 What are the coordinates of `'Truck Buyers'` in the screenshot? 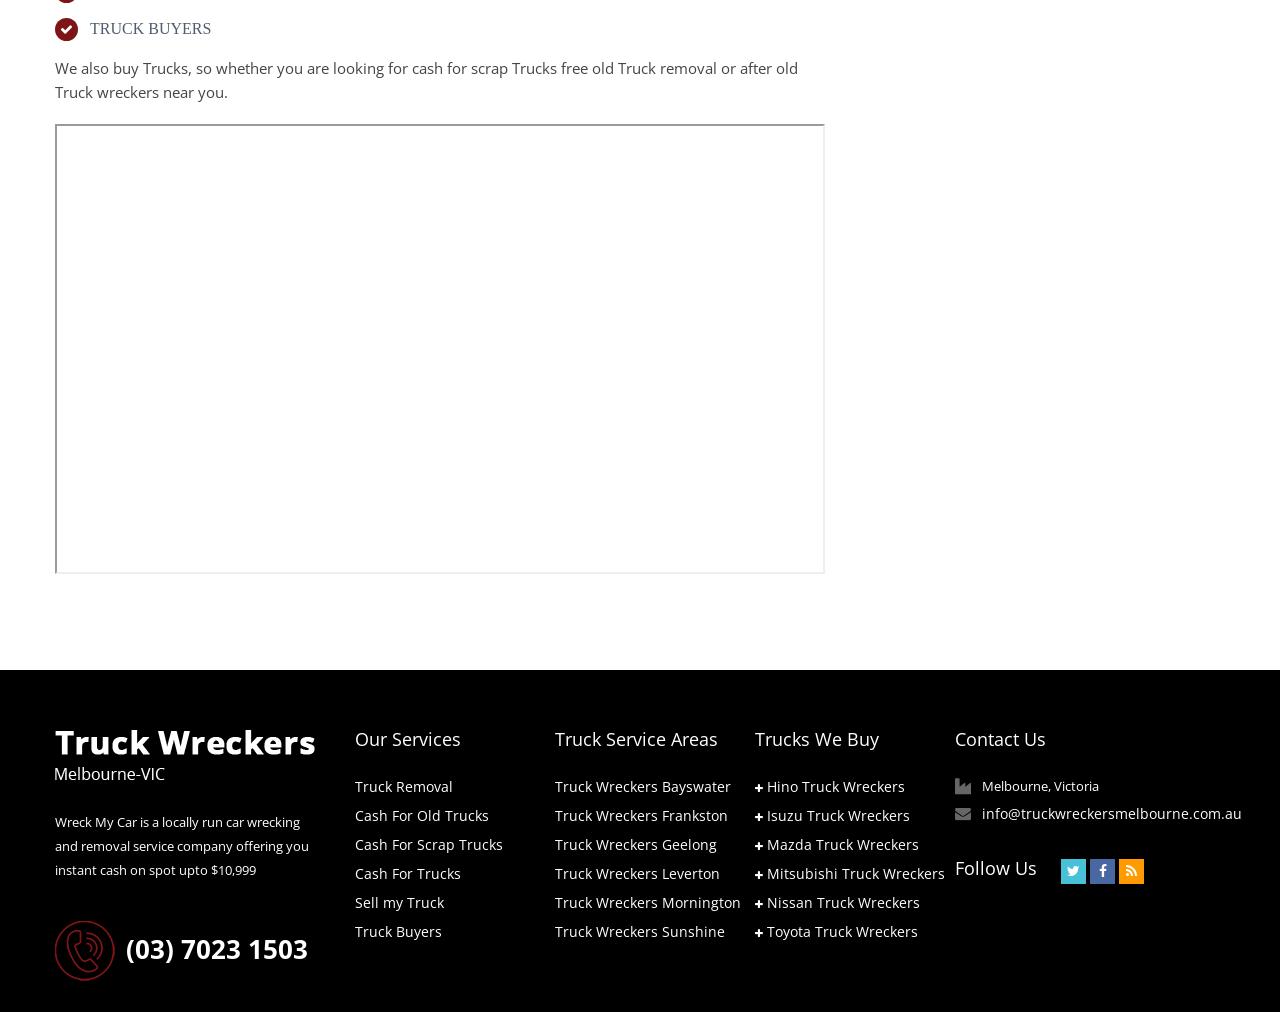 It's located at (398, 930).